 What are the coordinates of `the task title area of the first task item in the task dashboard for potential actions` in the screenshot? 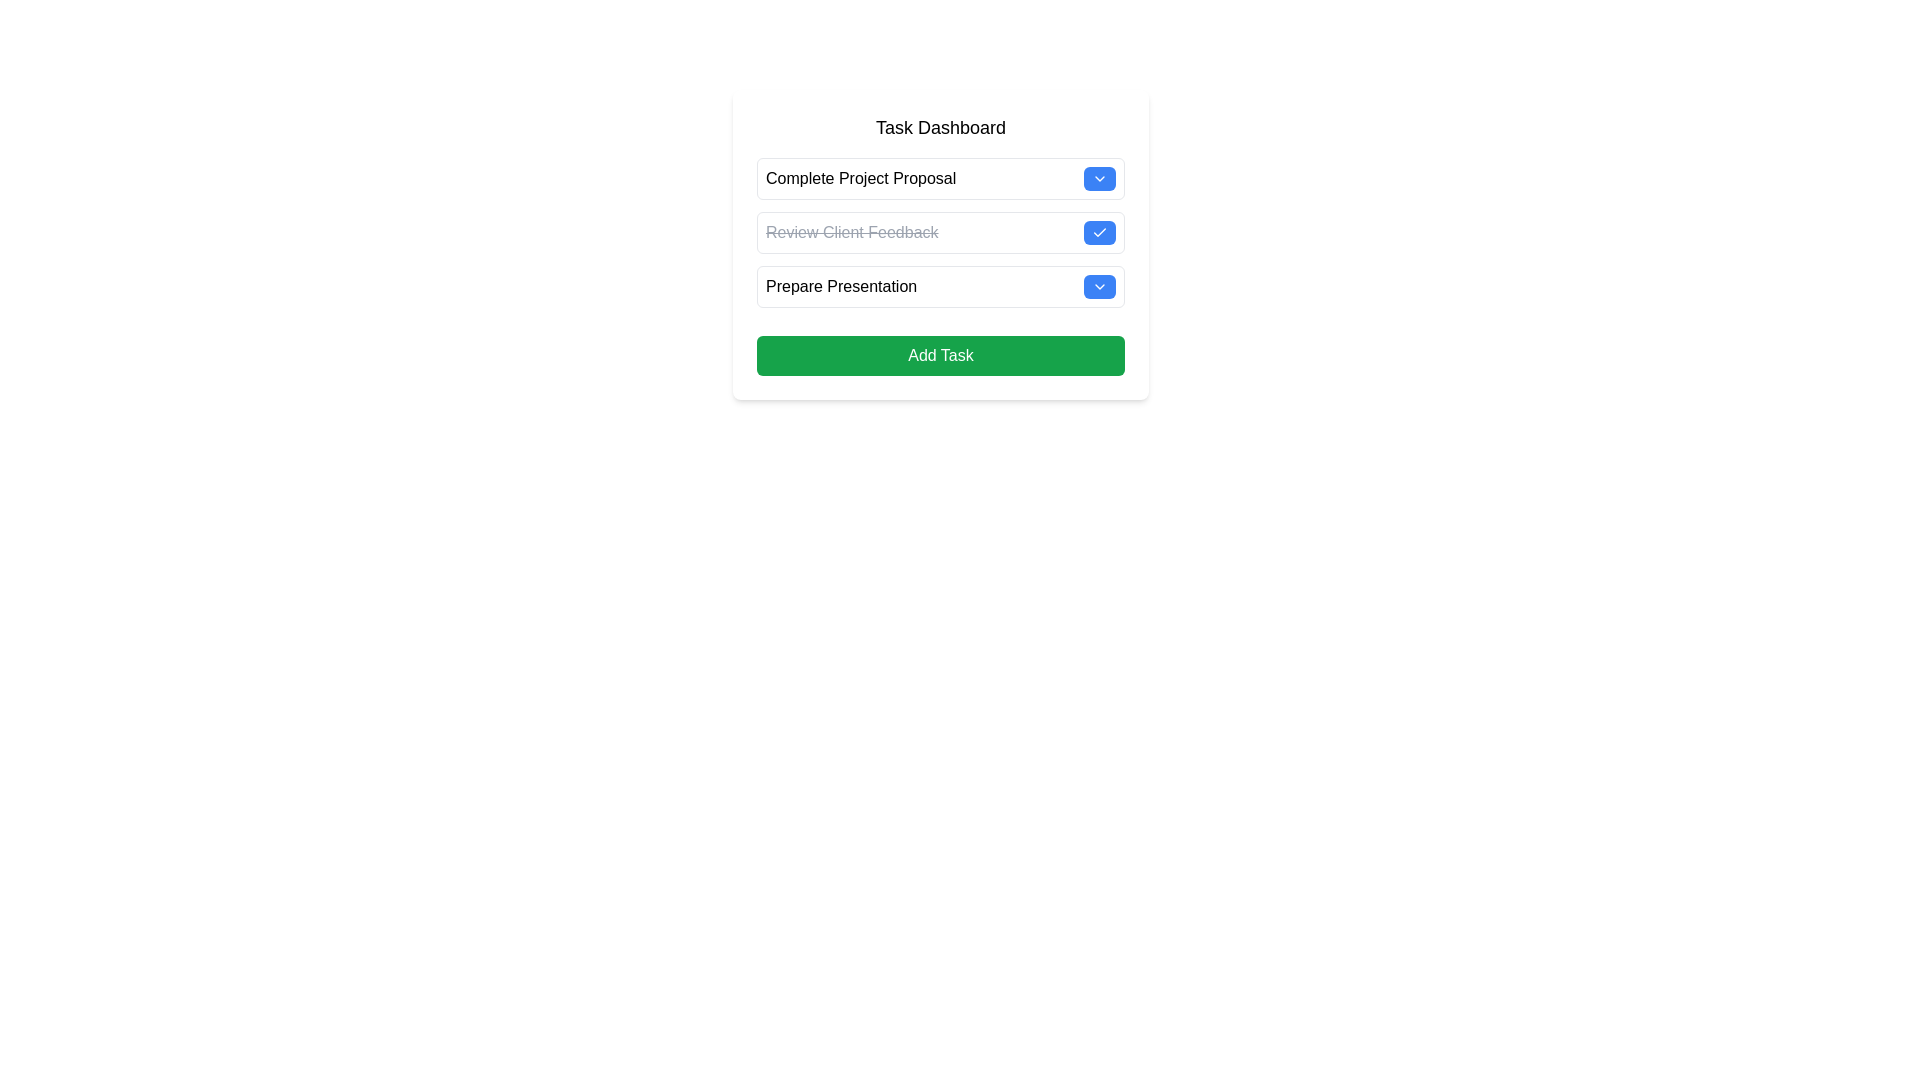 It's located at (939, 177).